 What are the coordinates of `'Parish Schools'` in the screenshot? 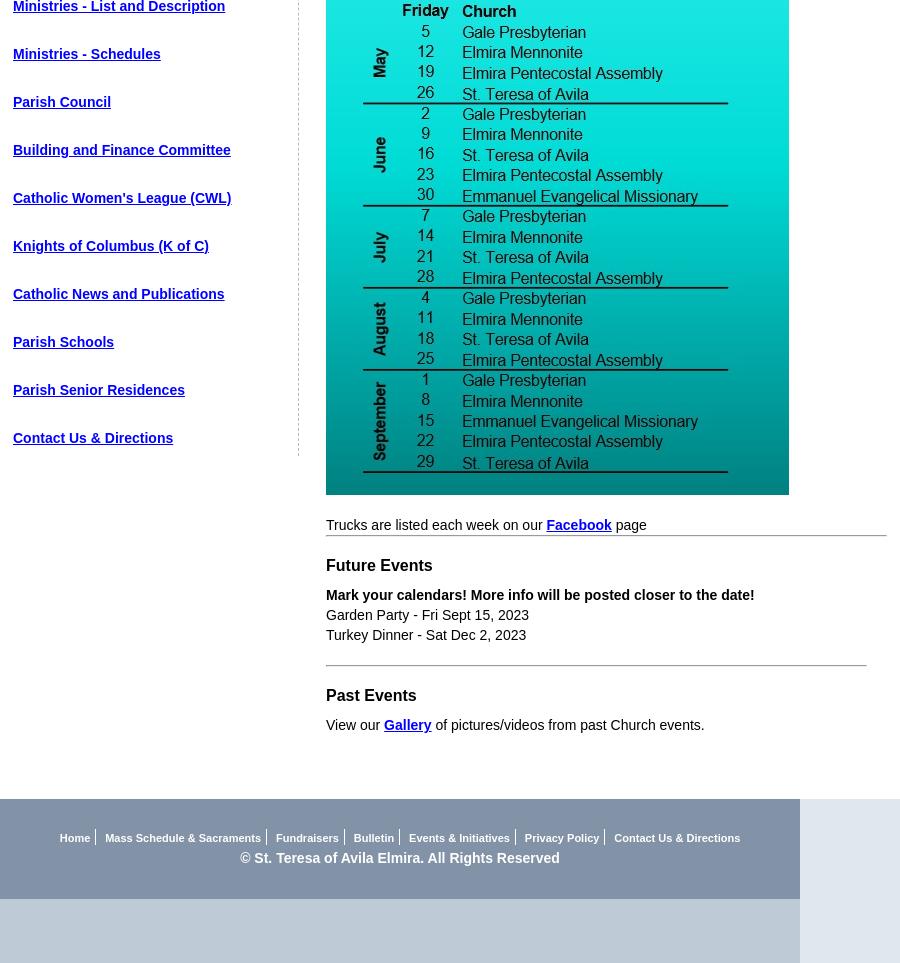 It's located at (62, 341).